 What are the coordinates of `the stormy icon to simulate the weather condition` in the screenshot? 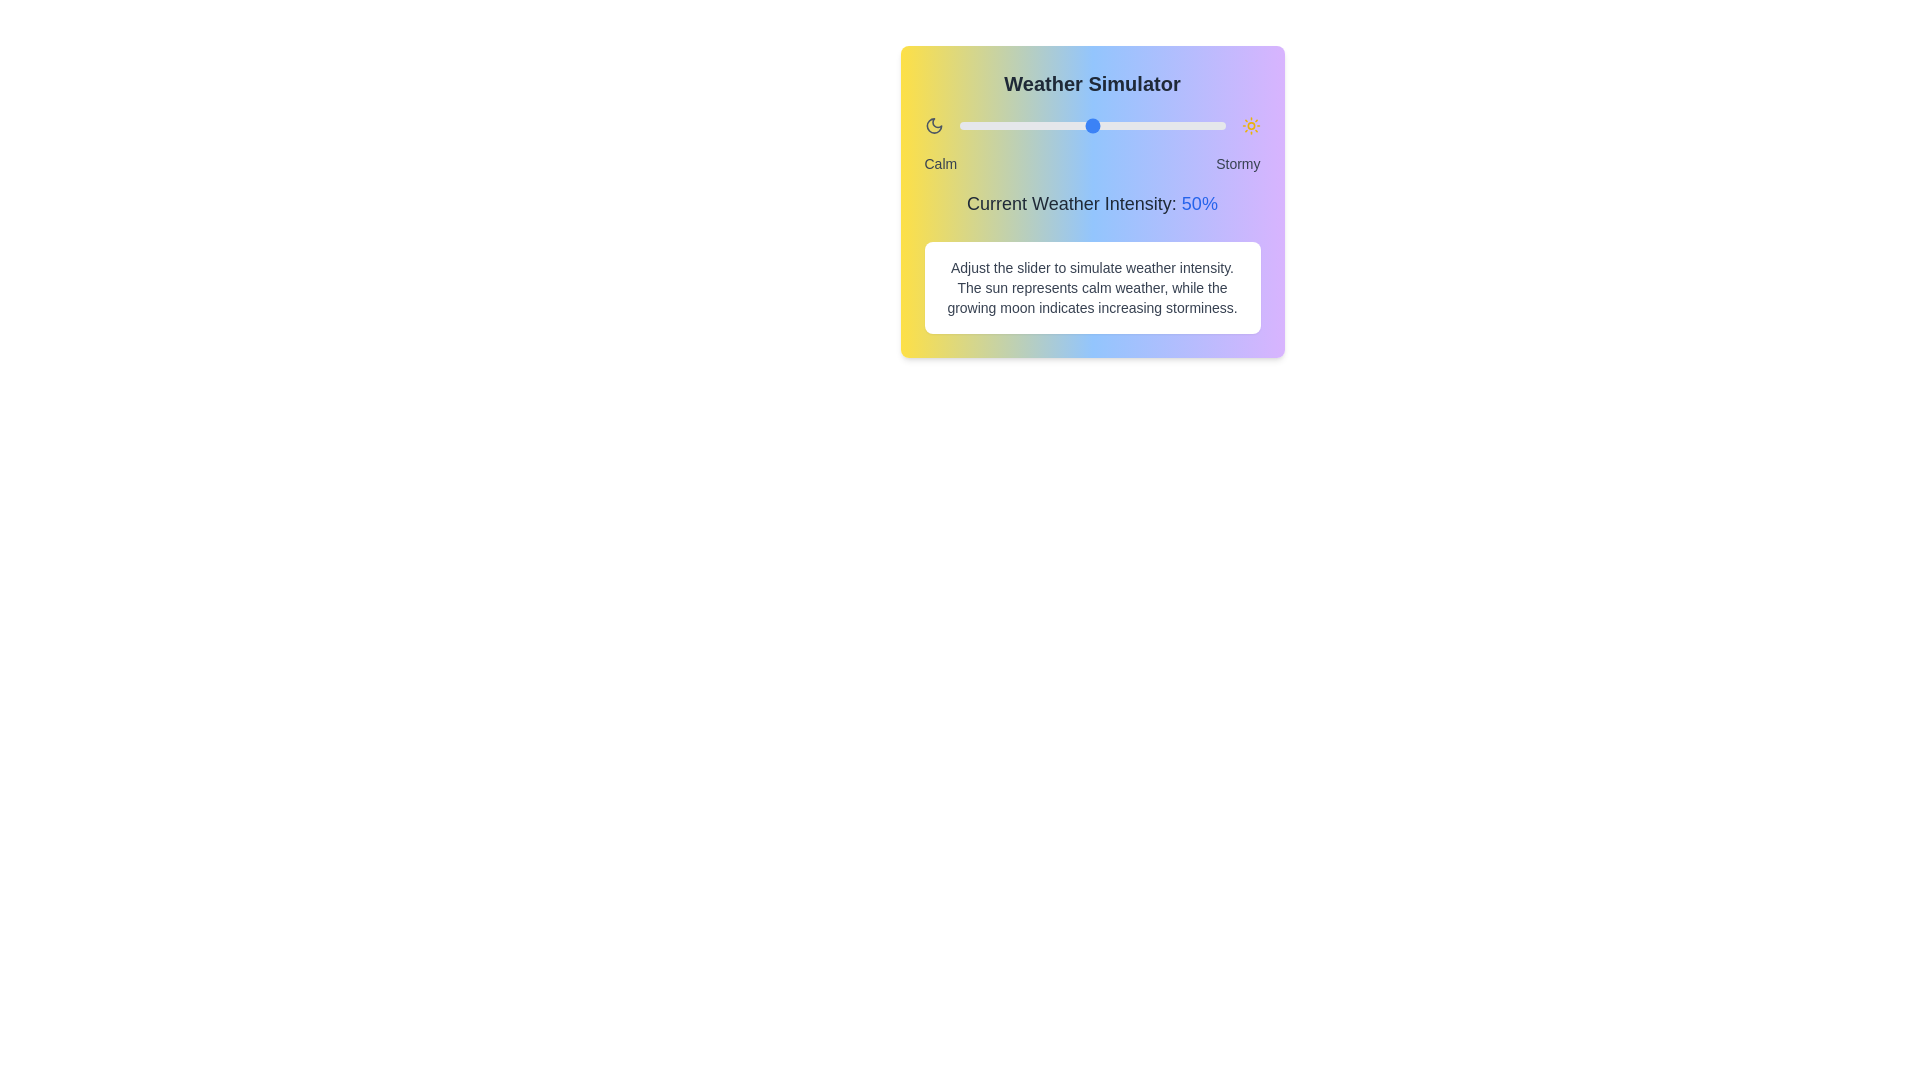 It's located at (1250, 126).